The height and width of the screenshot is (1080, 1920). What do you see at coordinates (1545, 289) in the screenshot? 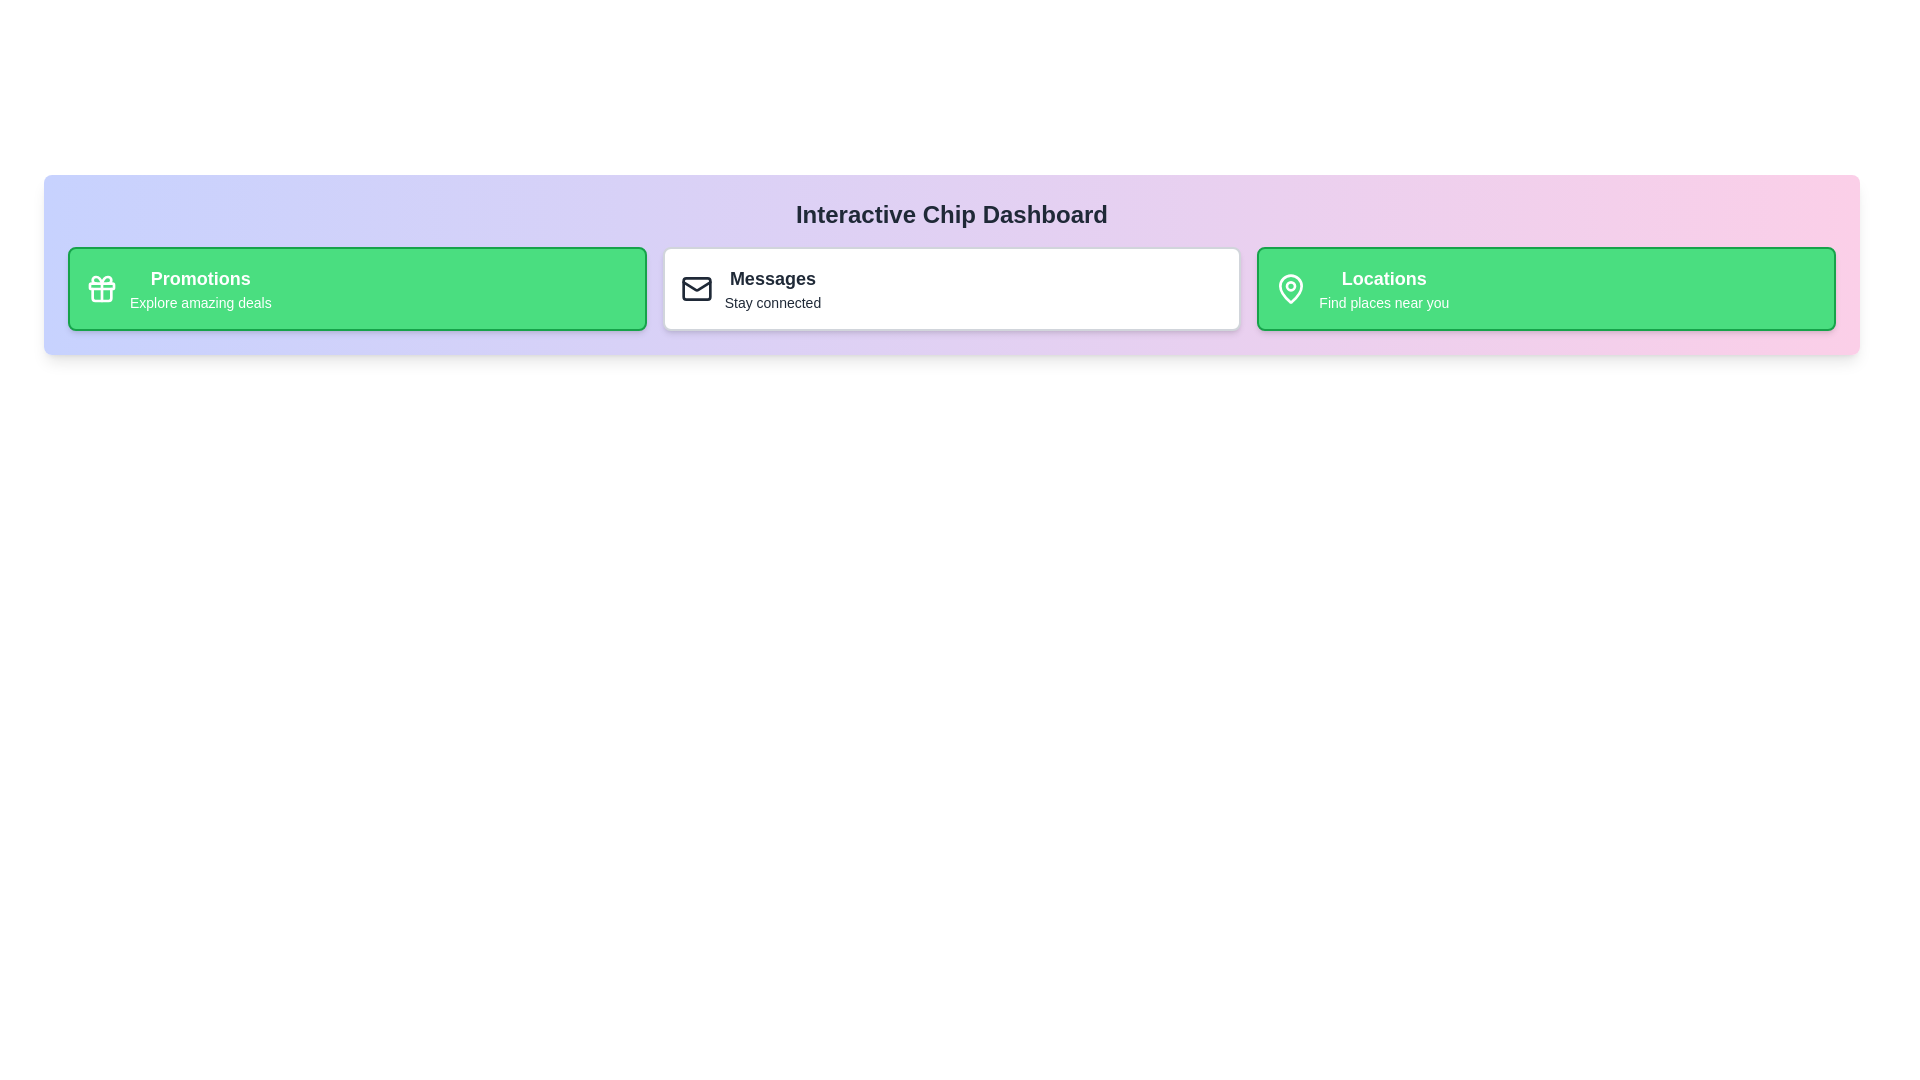
I see `the chip labeled Locations` at bounding box center [1545, 289].